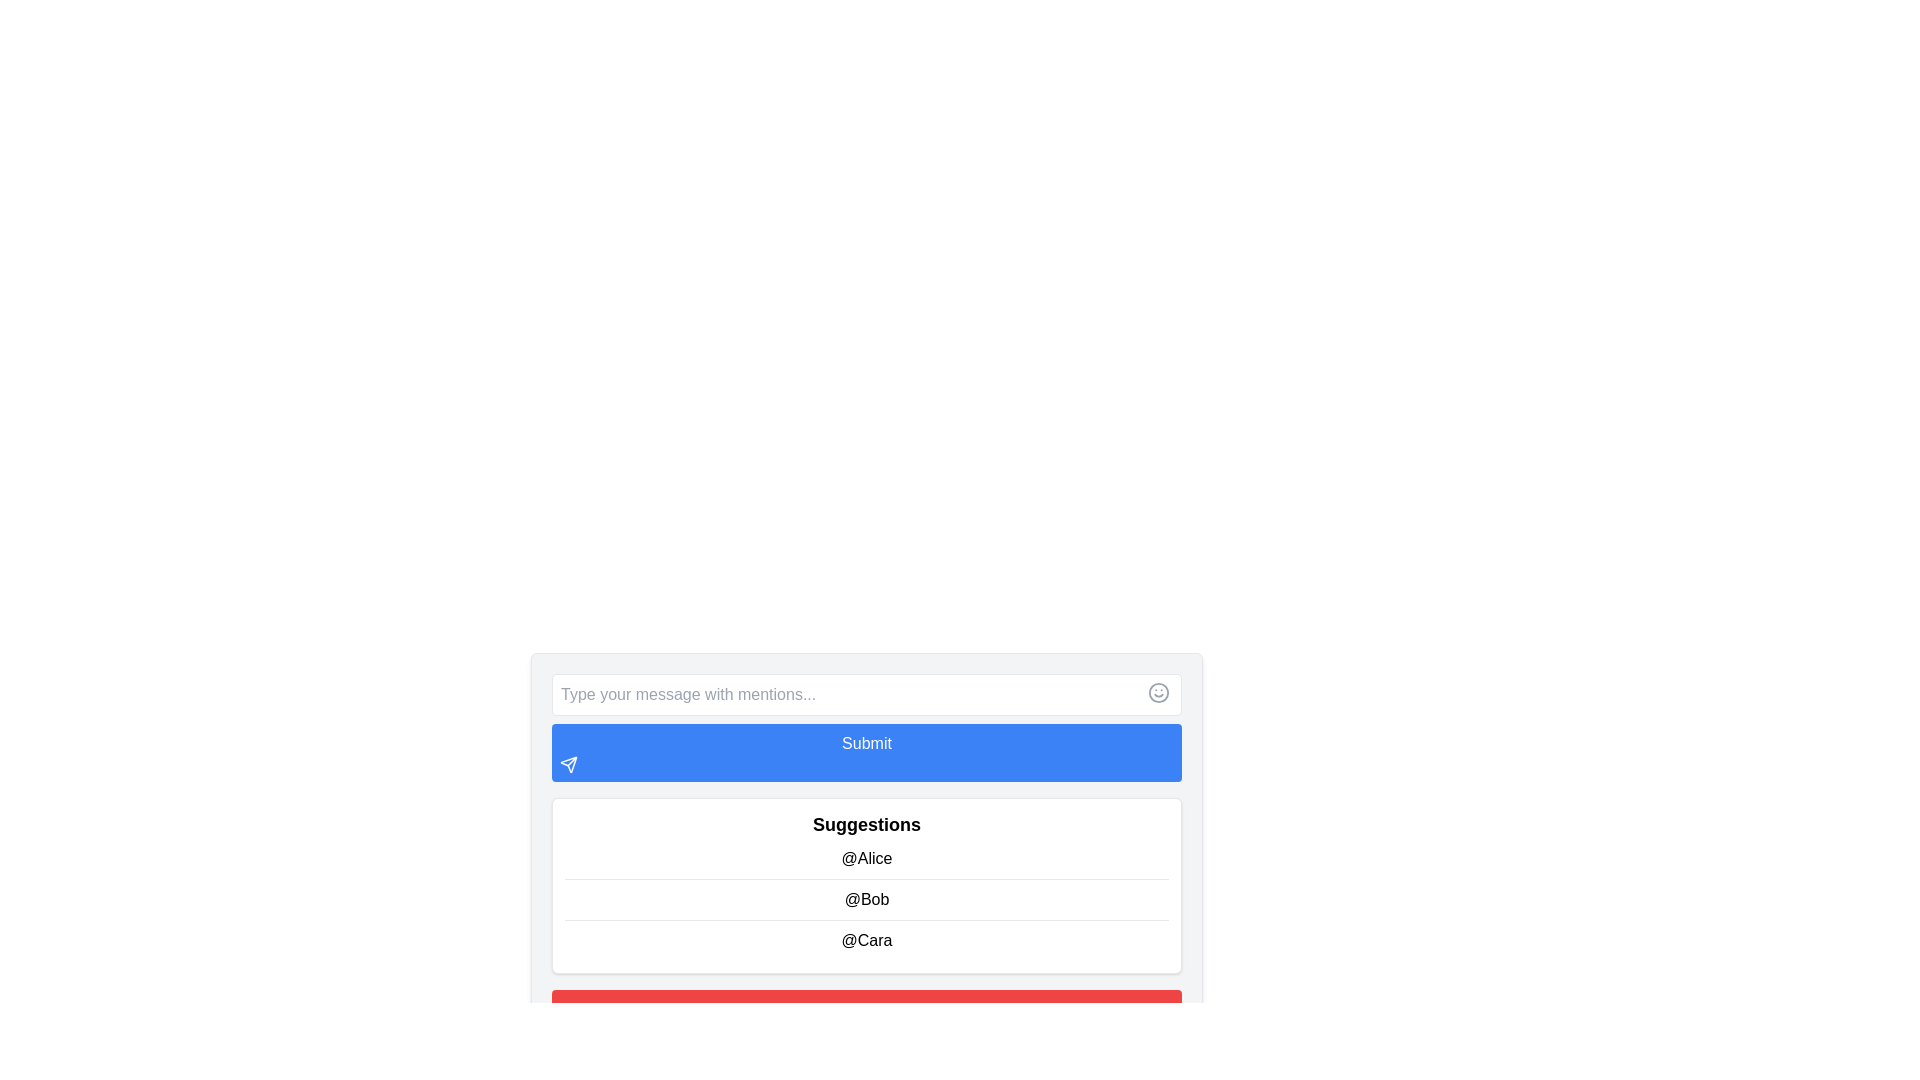  I want to click on the first suggestion item '@Alice' displayed in the suggestions list, located below the blue 'Submit' button, so click(867, 858).